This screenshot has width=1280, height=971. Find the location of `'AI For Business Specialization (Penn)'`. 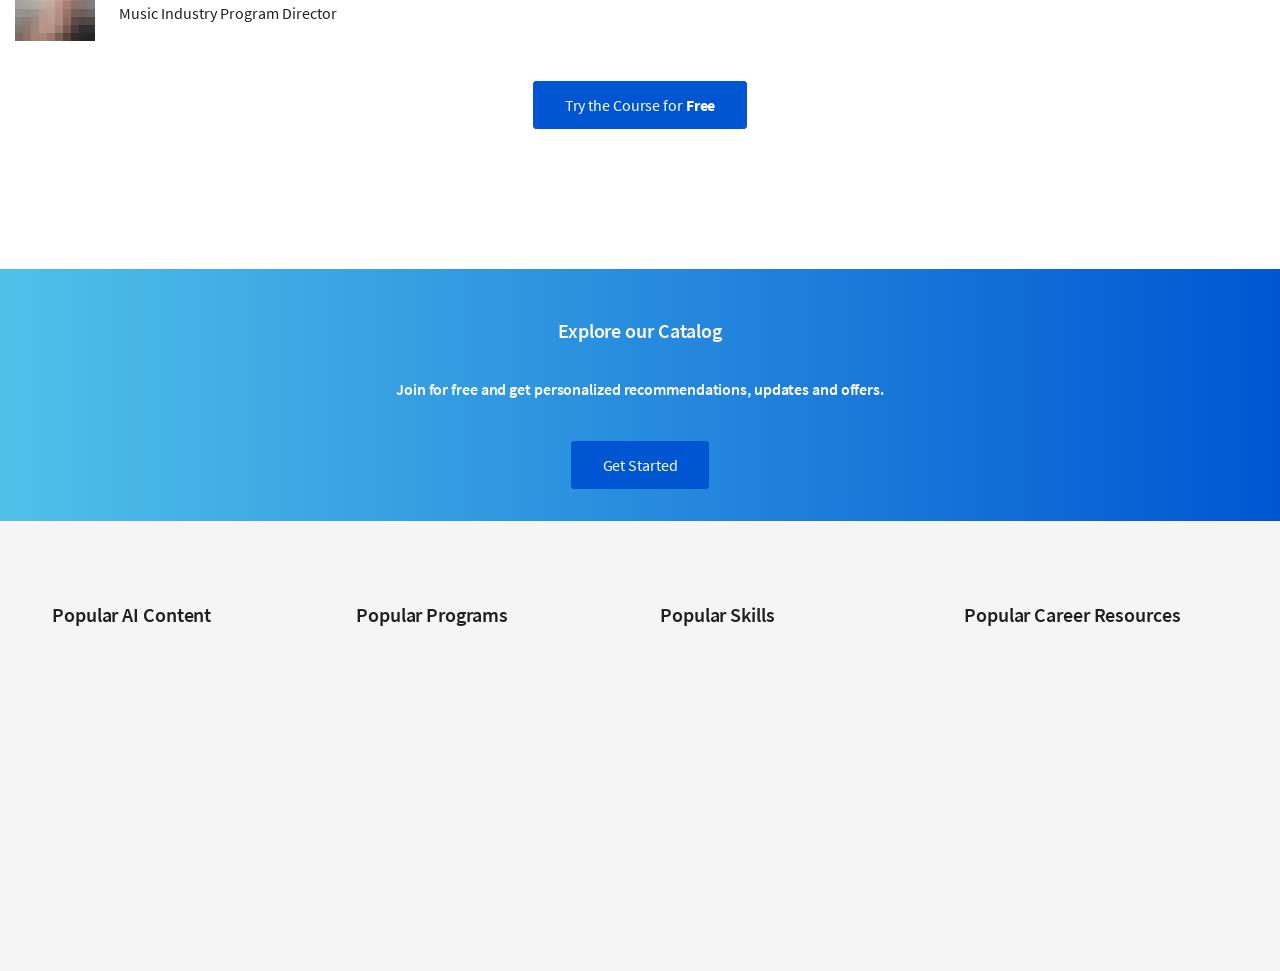

'AI For Business Specialization (Penn)' is located at coordinates (51, 649).